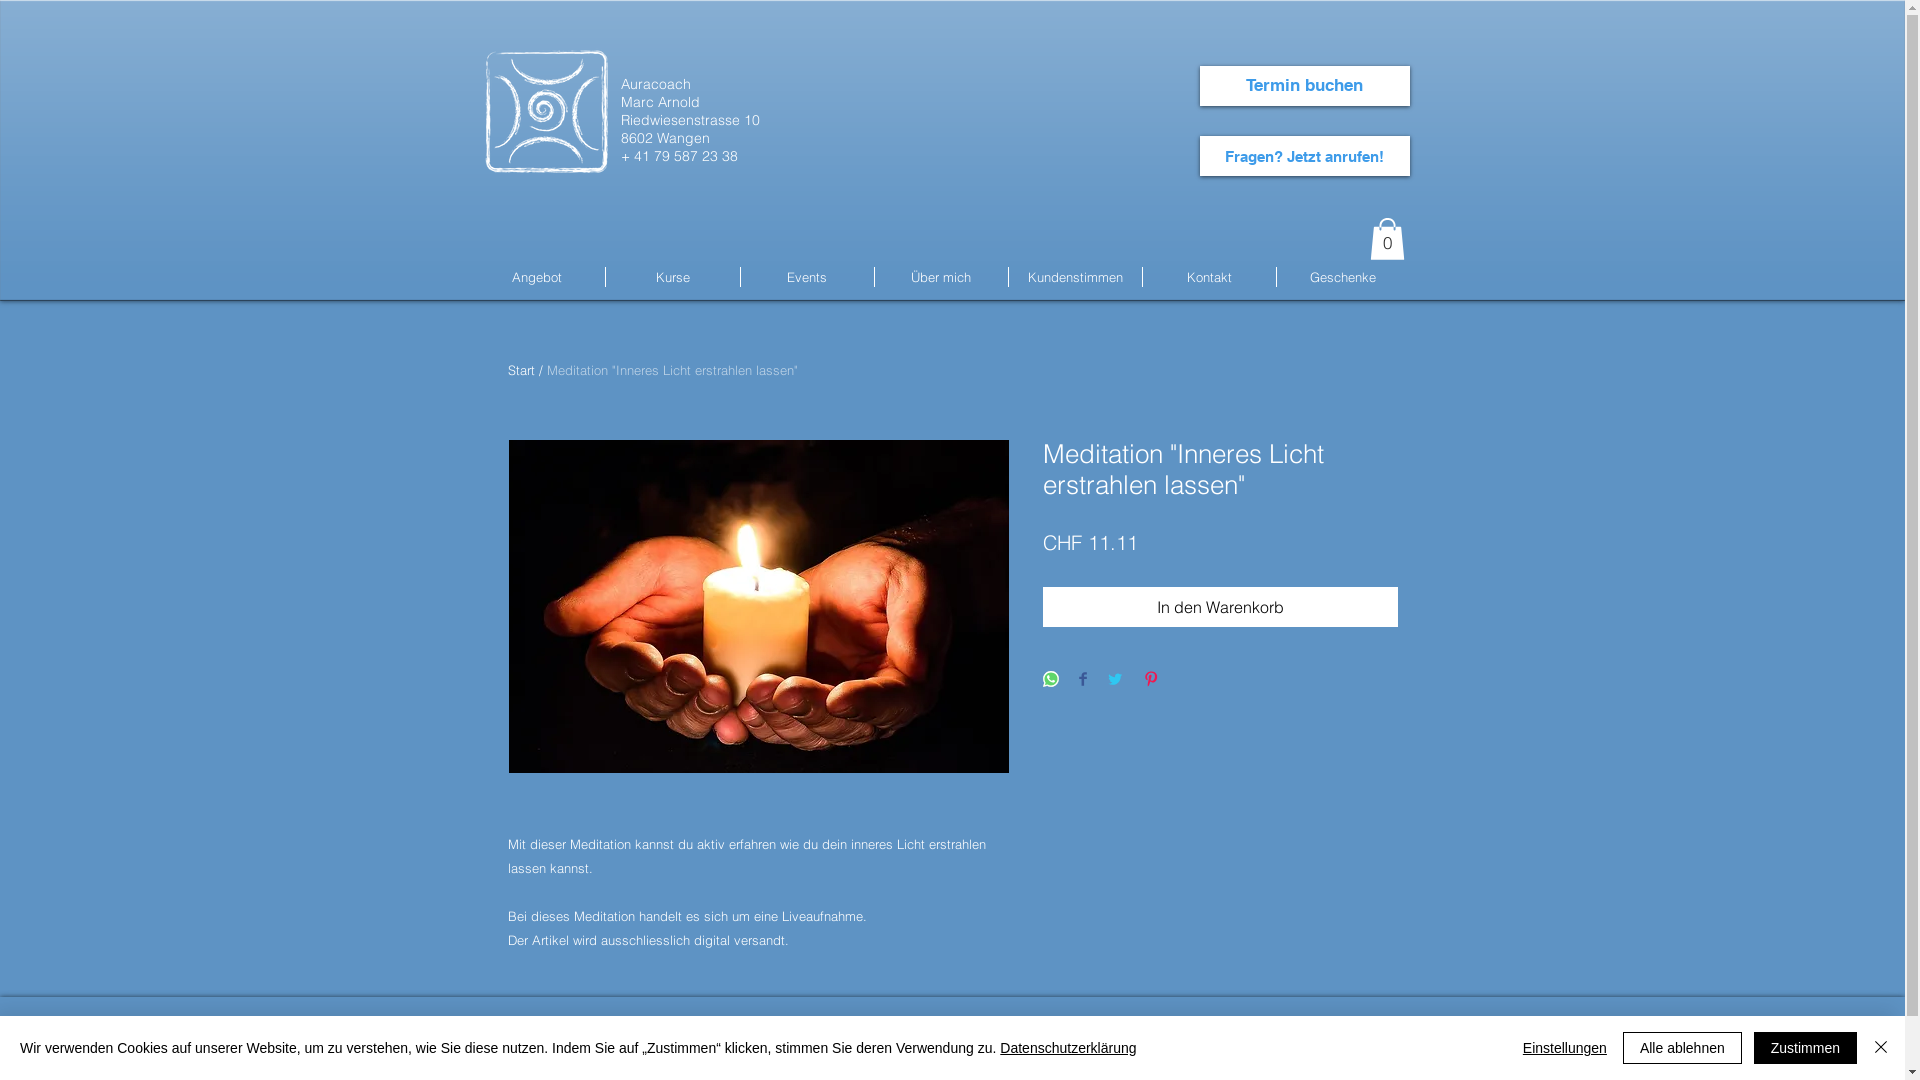 The width and height of the screenshot is (1920, 1080). I want to click on 'Kurse', so click(672, 277).